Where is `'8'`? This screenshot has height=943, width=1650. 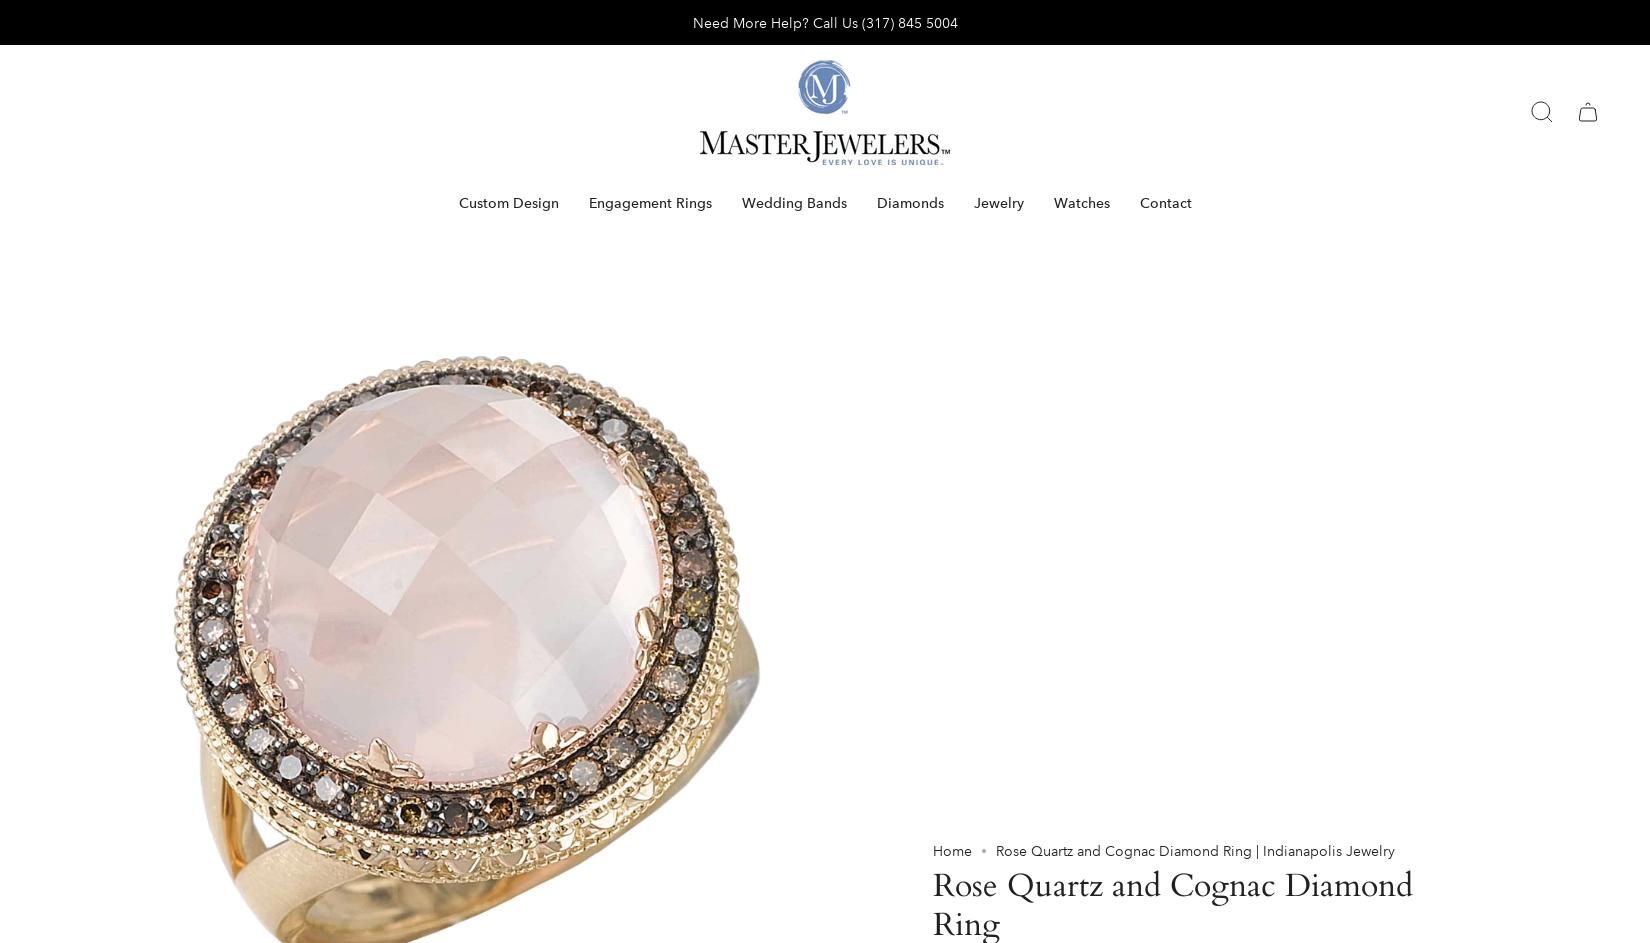
'8' is located at coordinates (950, 524).